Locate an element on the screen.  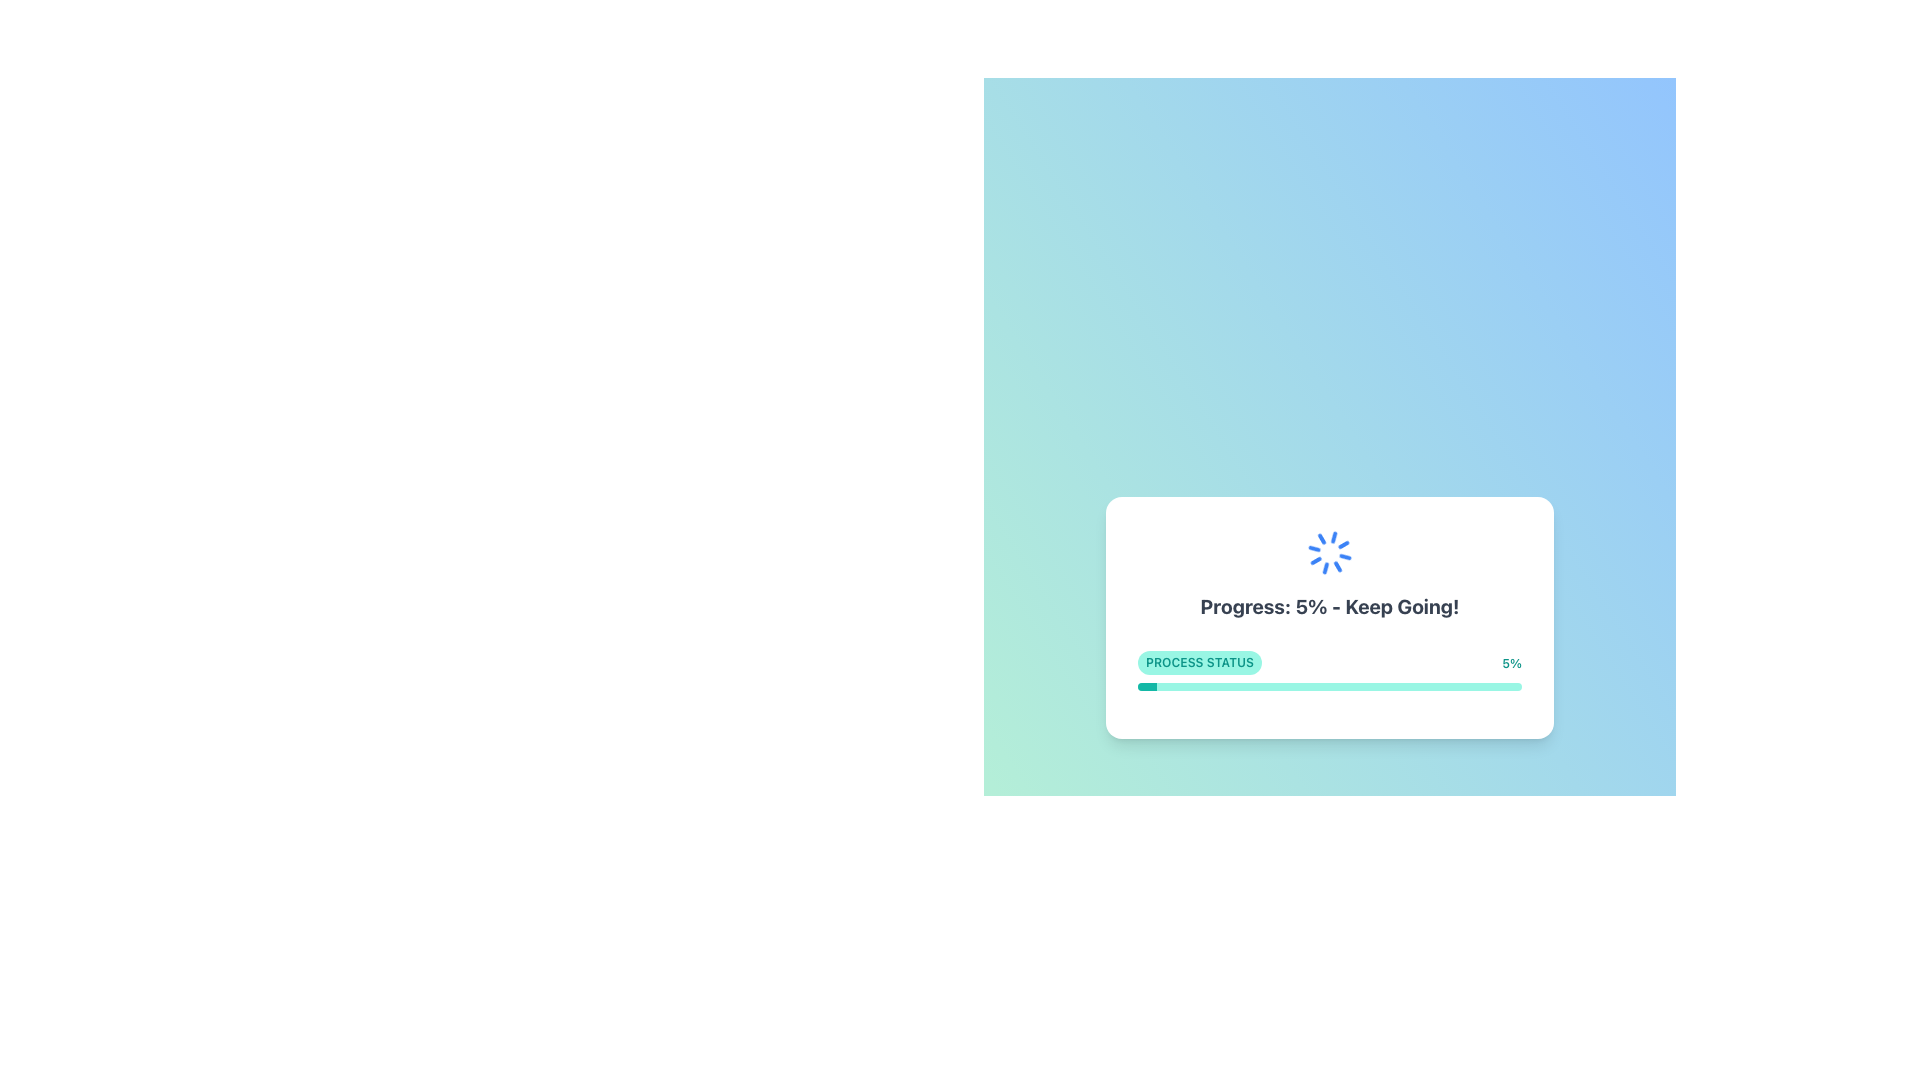
the Loader Icon that serves as visual feedback, located above the text 'Progress: 5% - Keep Going!', positioned centrally in the progress tracking widget is located at coordinates (1329, 552).